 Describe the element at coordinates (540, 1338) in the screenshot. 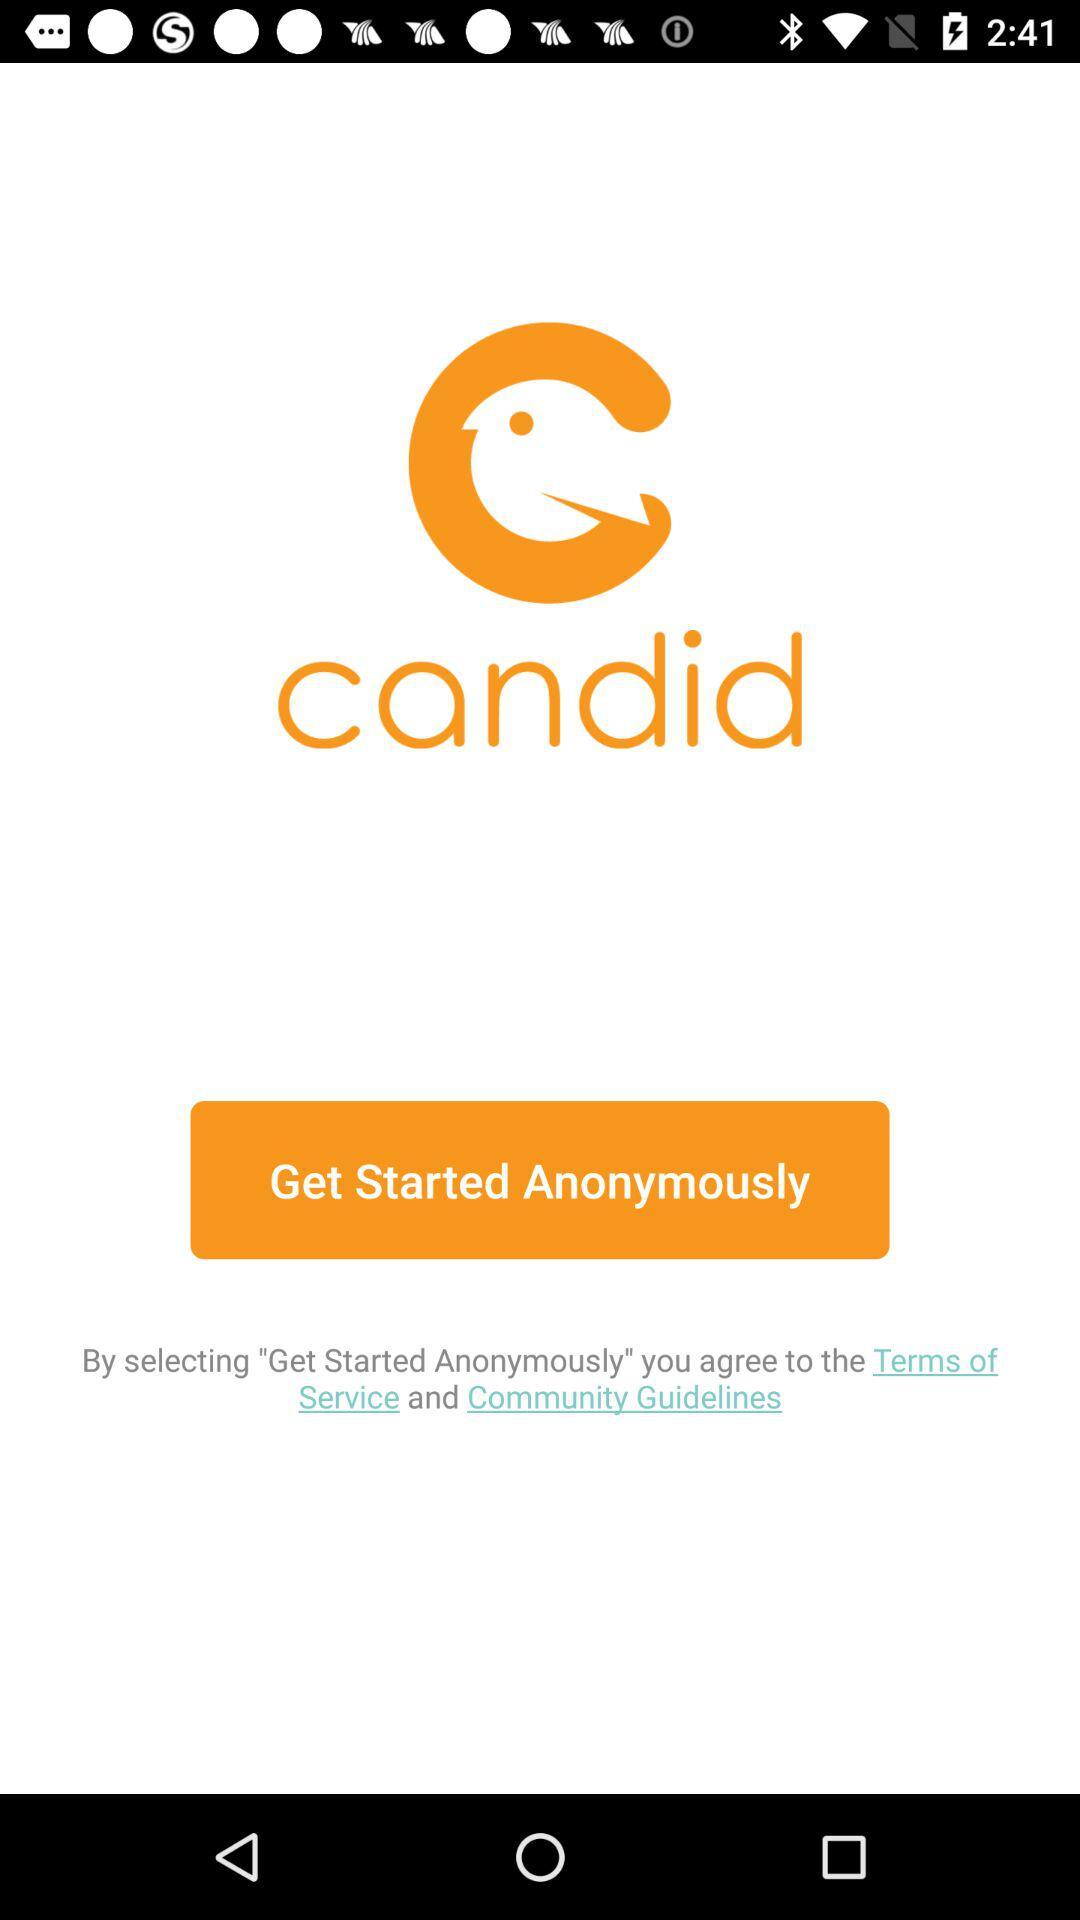

I see `the by selecting get item` at that location.